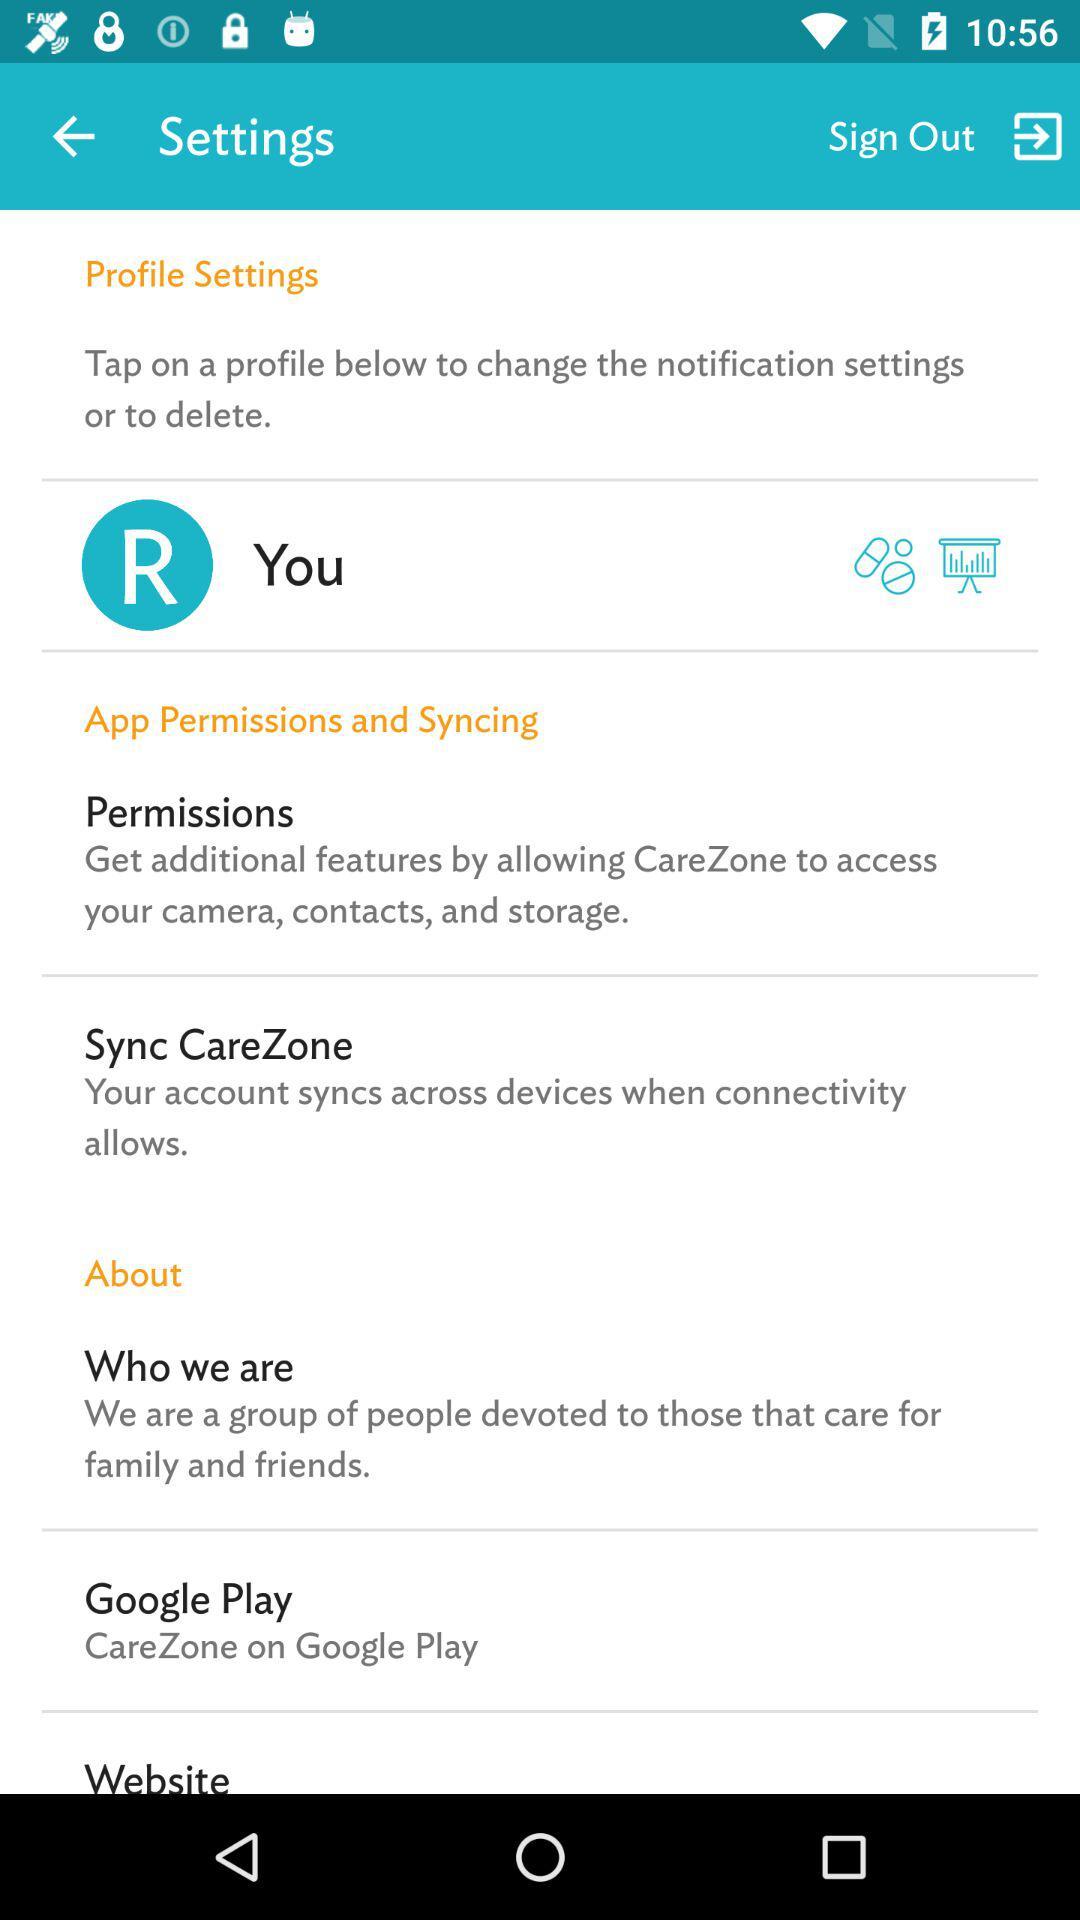  Describe the element at coordinates (540, 1116) in the screenshot. I see `your account syncs` at that location.